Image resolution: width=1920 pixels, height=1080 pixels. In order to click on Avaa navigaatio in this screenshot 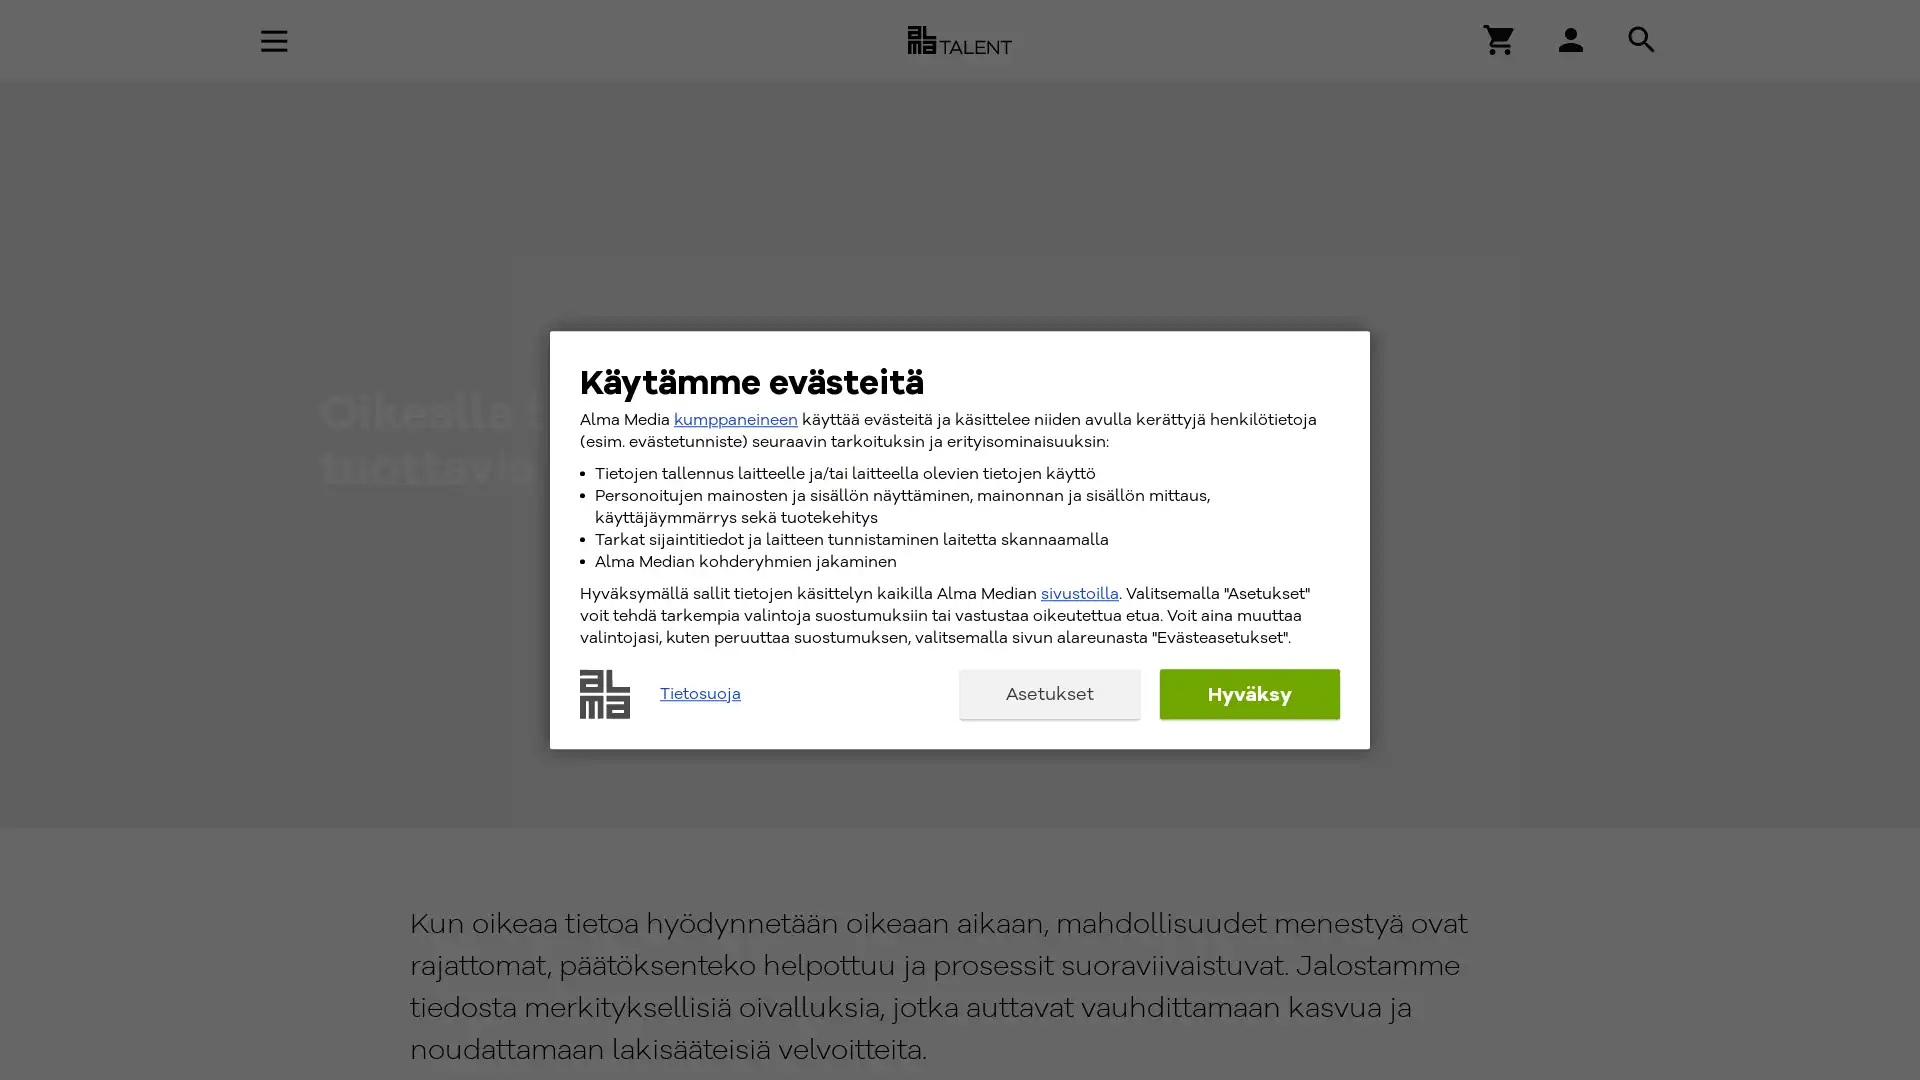, I will do `click(272, 39)`.